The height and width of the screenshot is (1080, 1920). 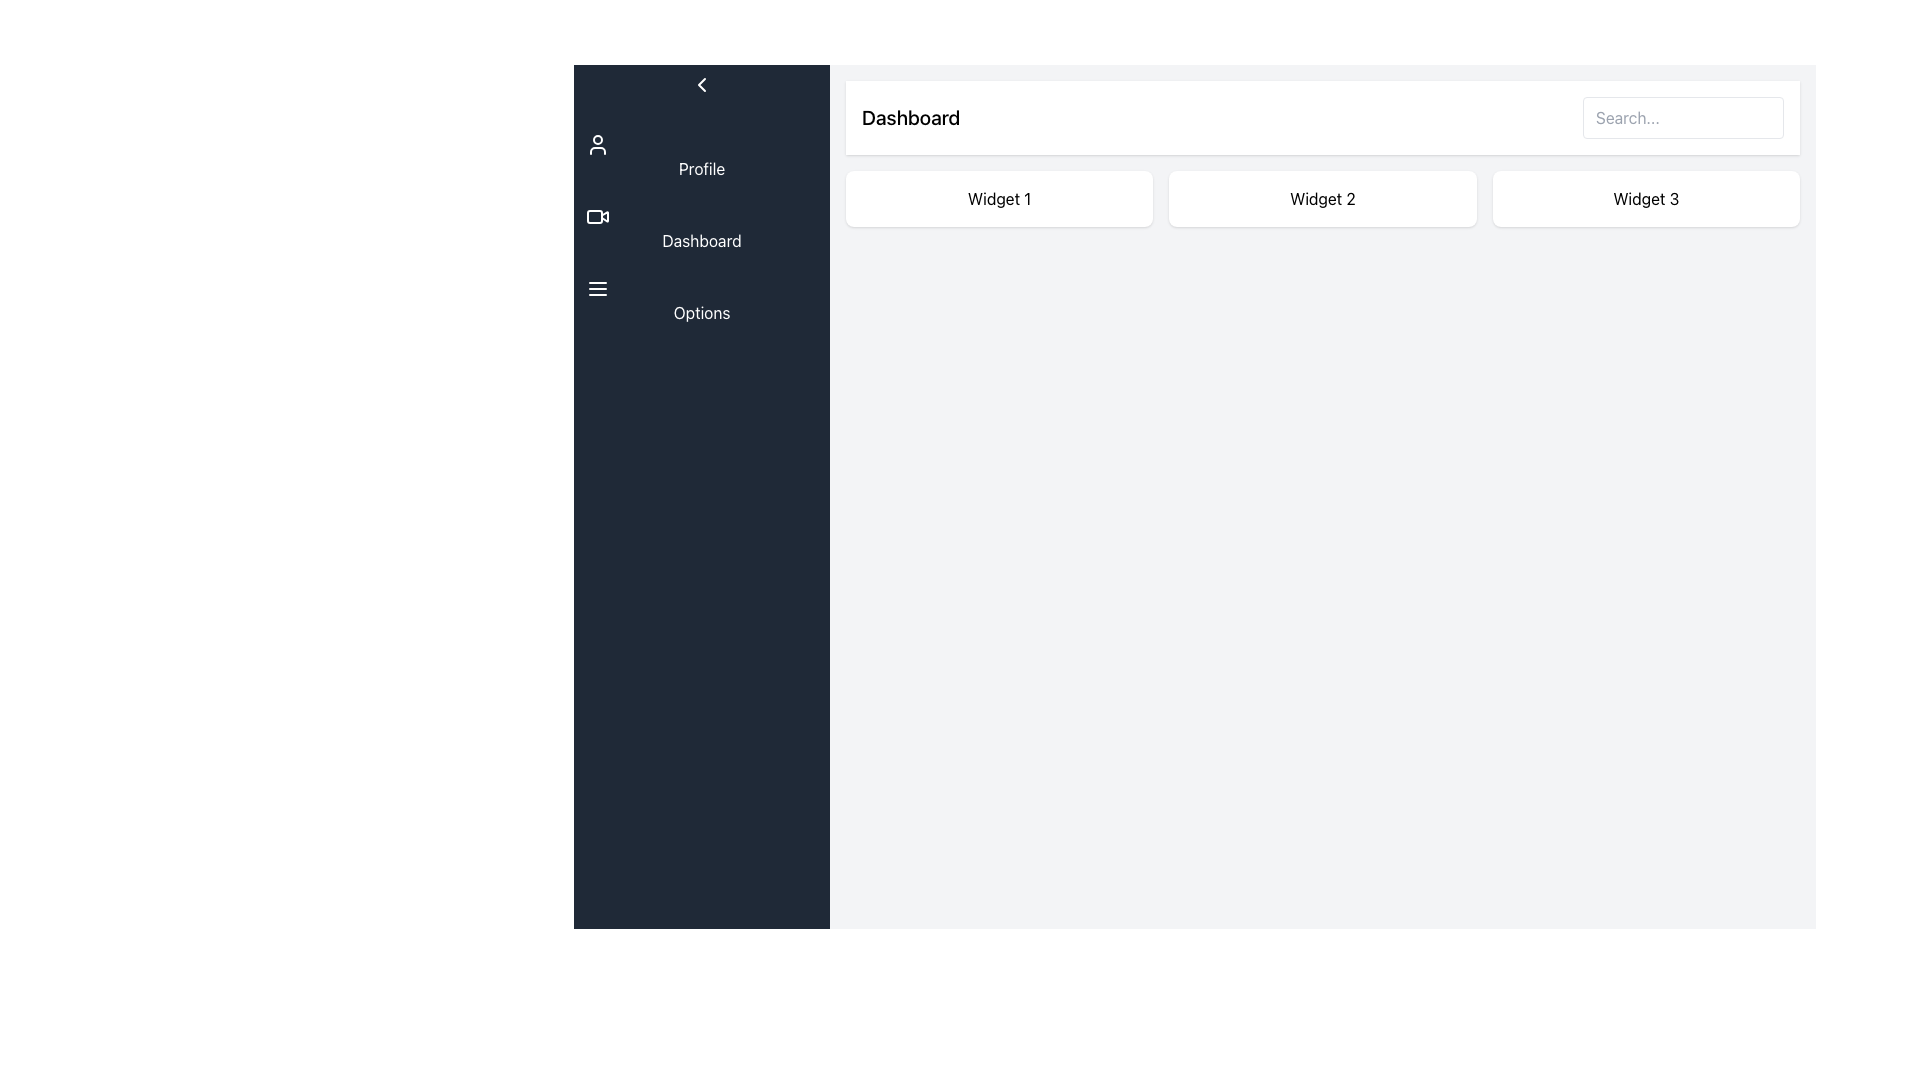 What do you see at coordinates (701, 83) in the screenshot?
I see `the topmost leftward pointing chevron arrow icon on the dark blue background` at bounding box center [701, 83].